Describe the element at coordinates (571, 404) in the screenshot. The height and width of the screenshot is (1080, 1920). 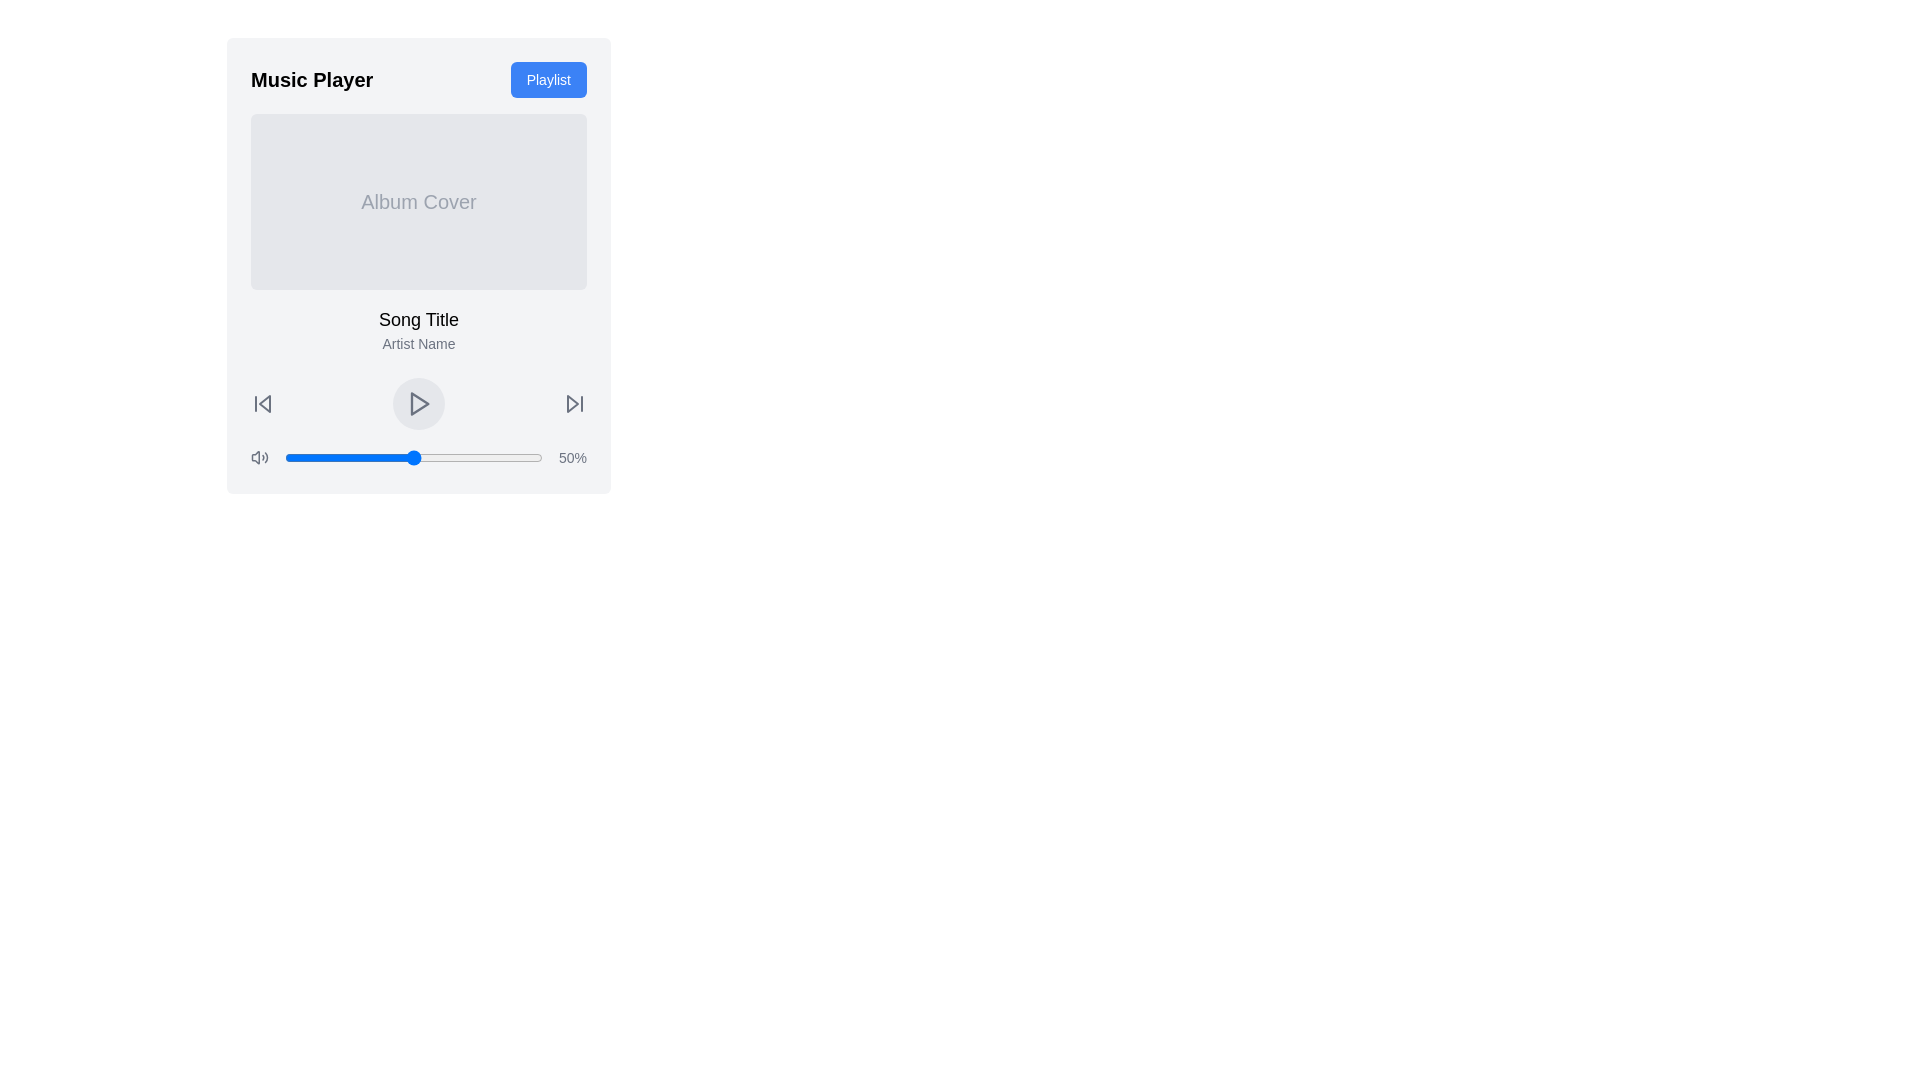
I see `the skip-forward button icon located towards the bottom right of the music player interface` at that location.